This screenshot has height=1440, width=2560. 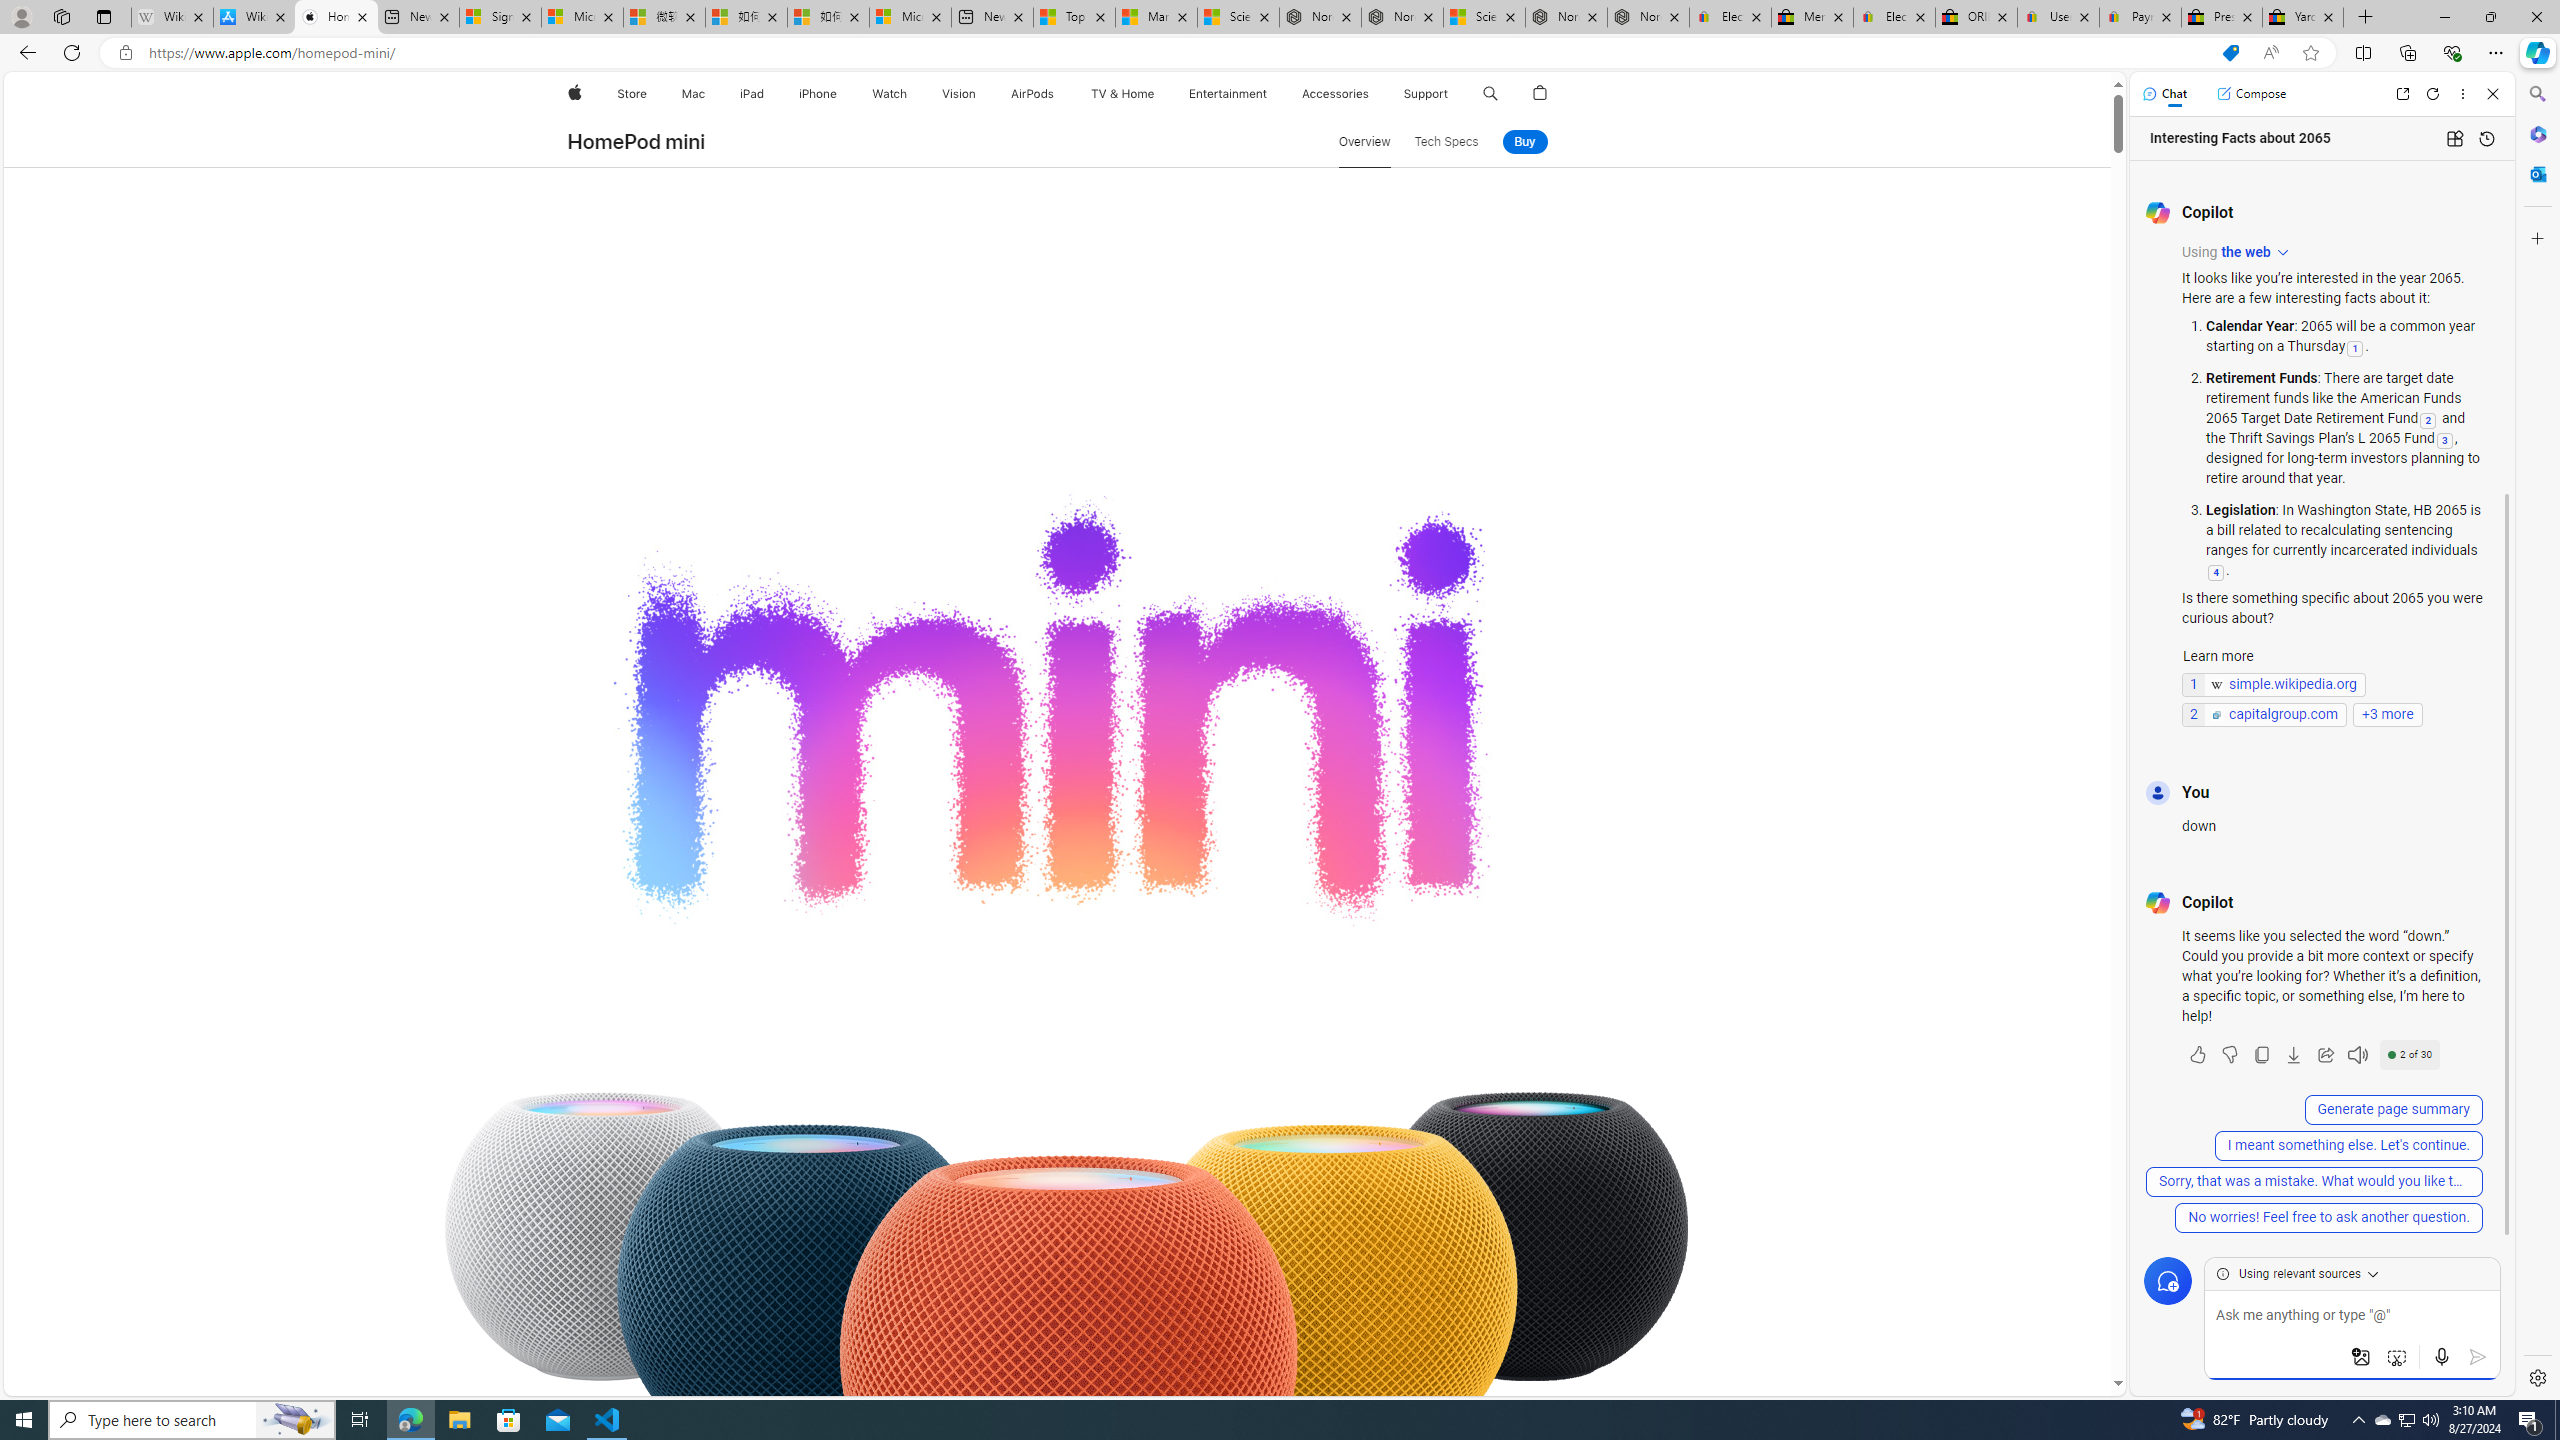 What do you see at coordinates (981, 93) in the screenshot?
I see `'Vision menu'` at bounding box center [981, 93].